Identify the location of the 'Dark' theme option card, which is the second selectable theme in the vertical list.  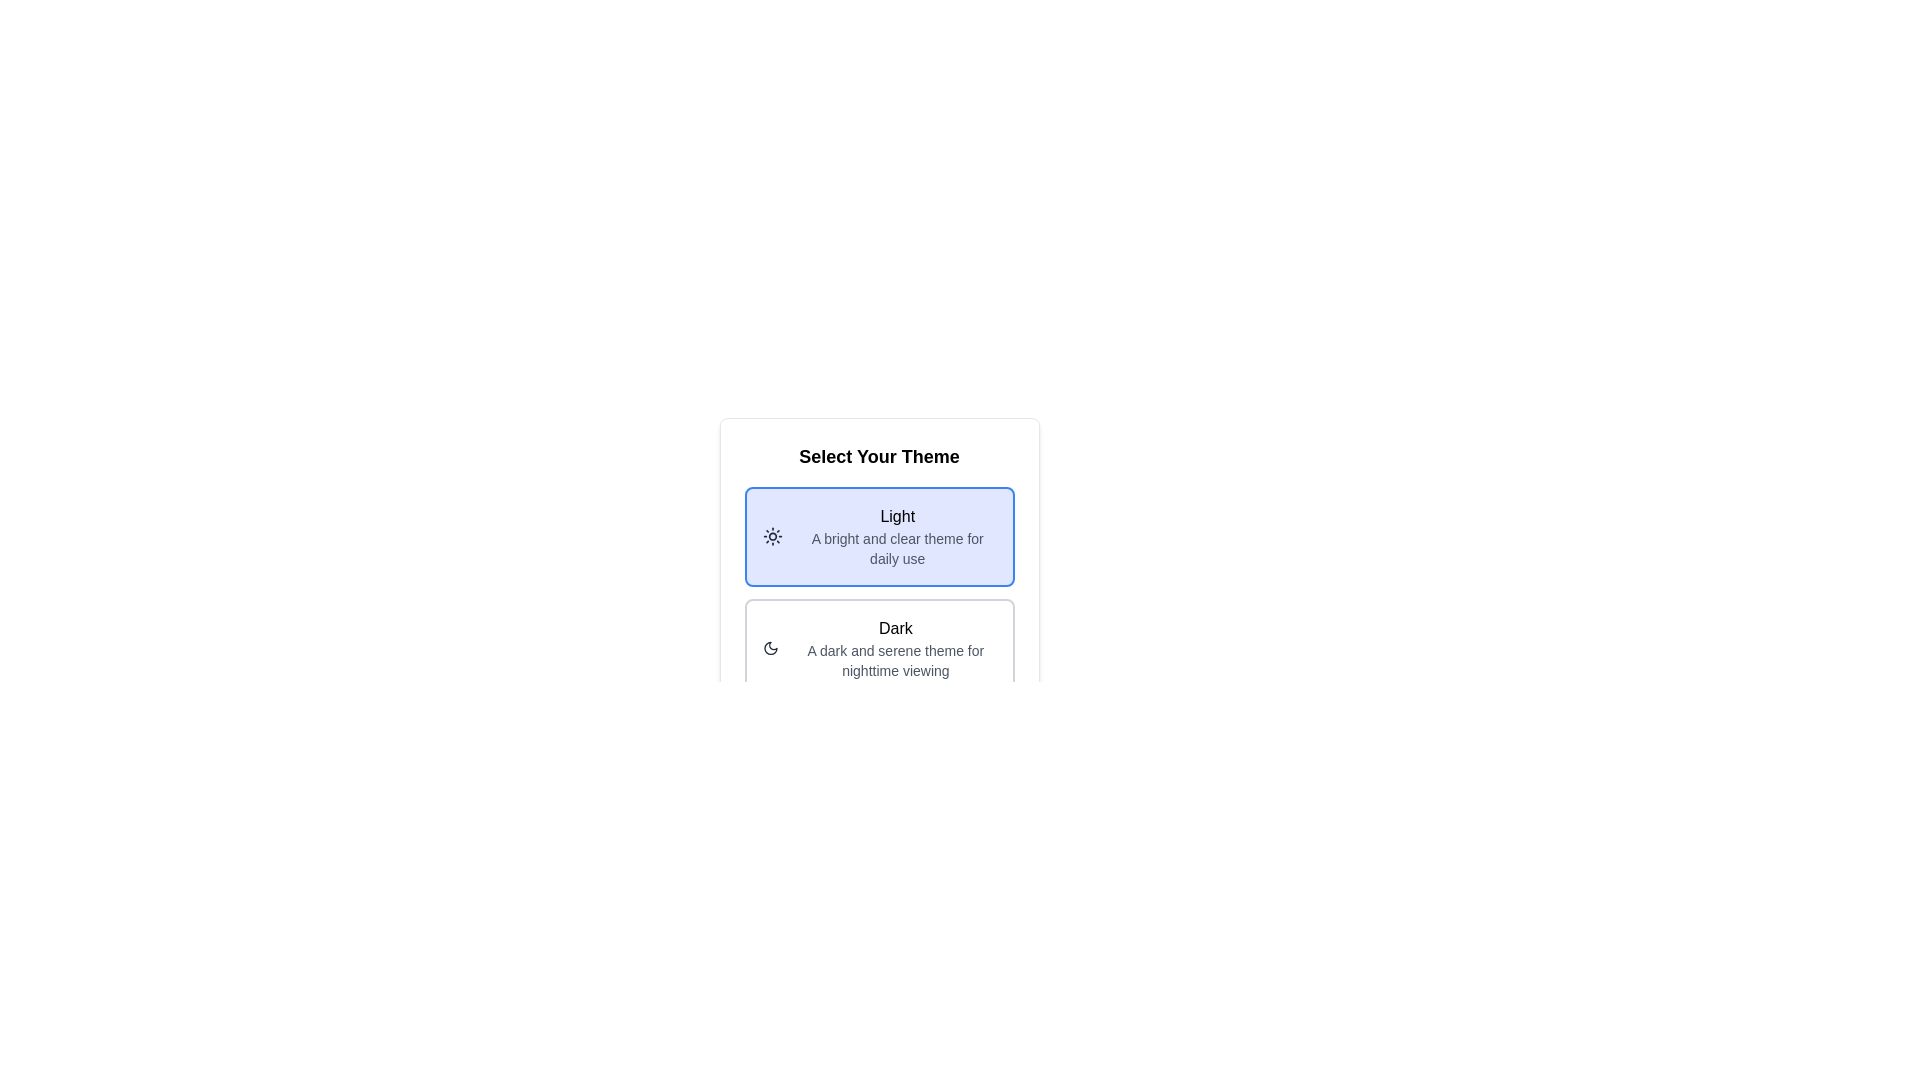
(879, 648).